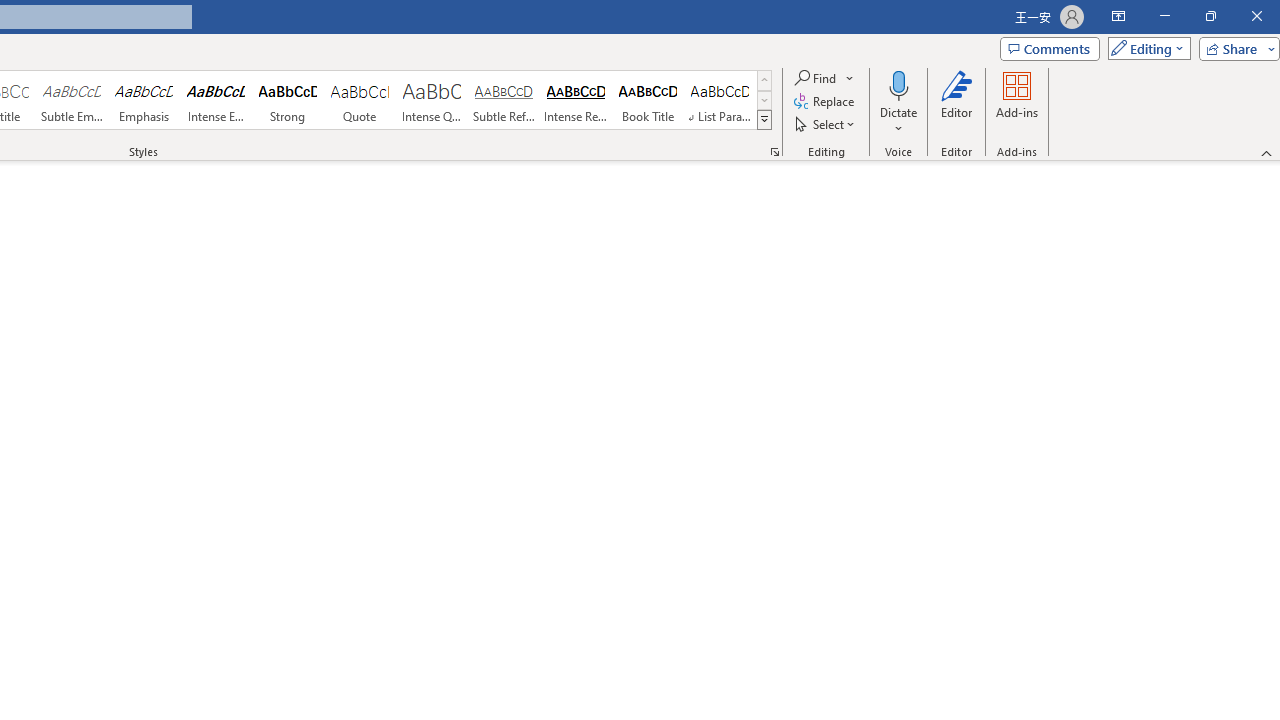 The width and height of the screenshot is (1280, 720). I want to click on 'Strong', so click(287, 100).